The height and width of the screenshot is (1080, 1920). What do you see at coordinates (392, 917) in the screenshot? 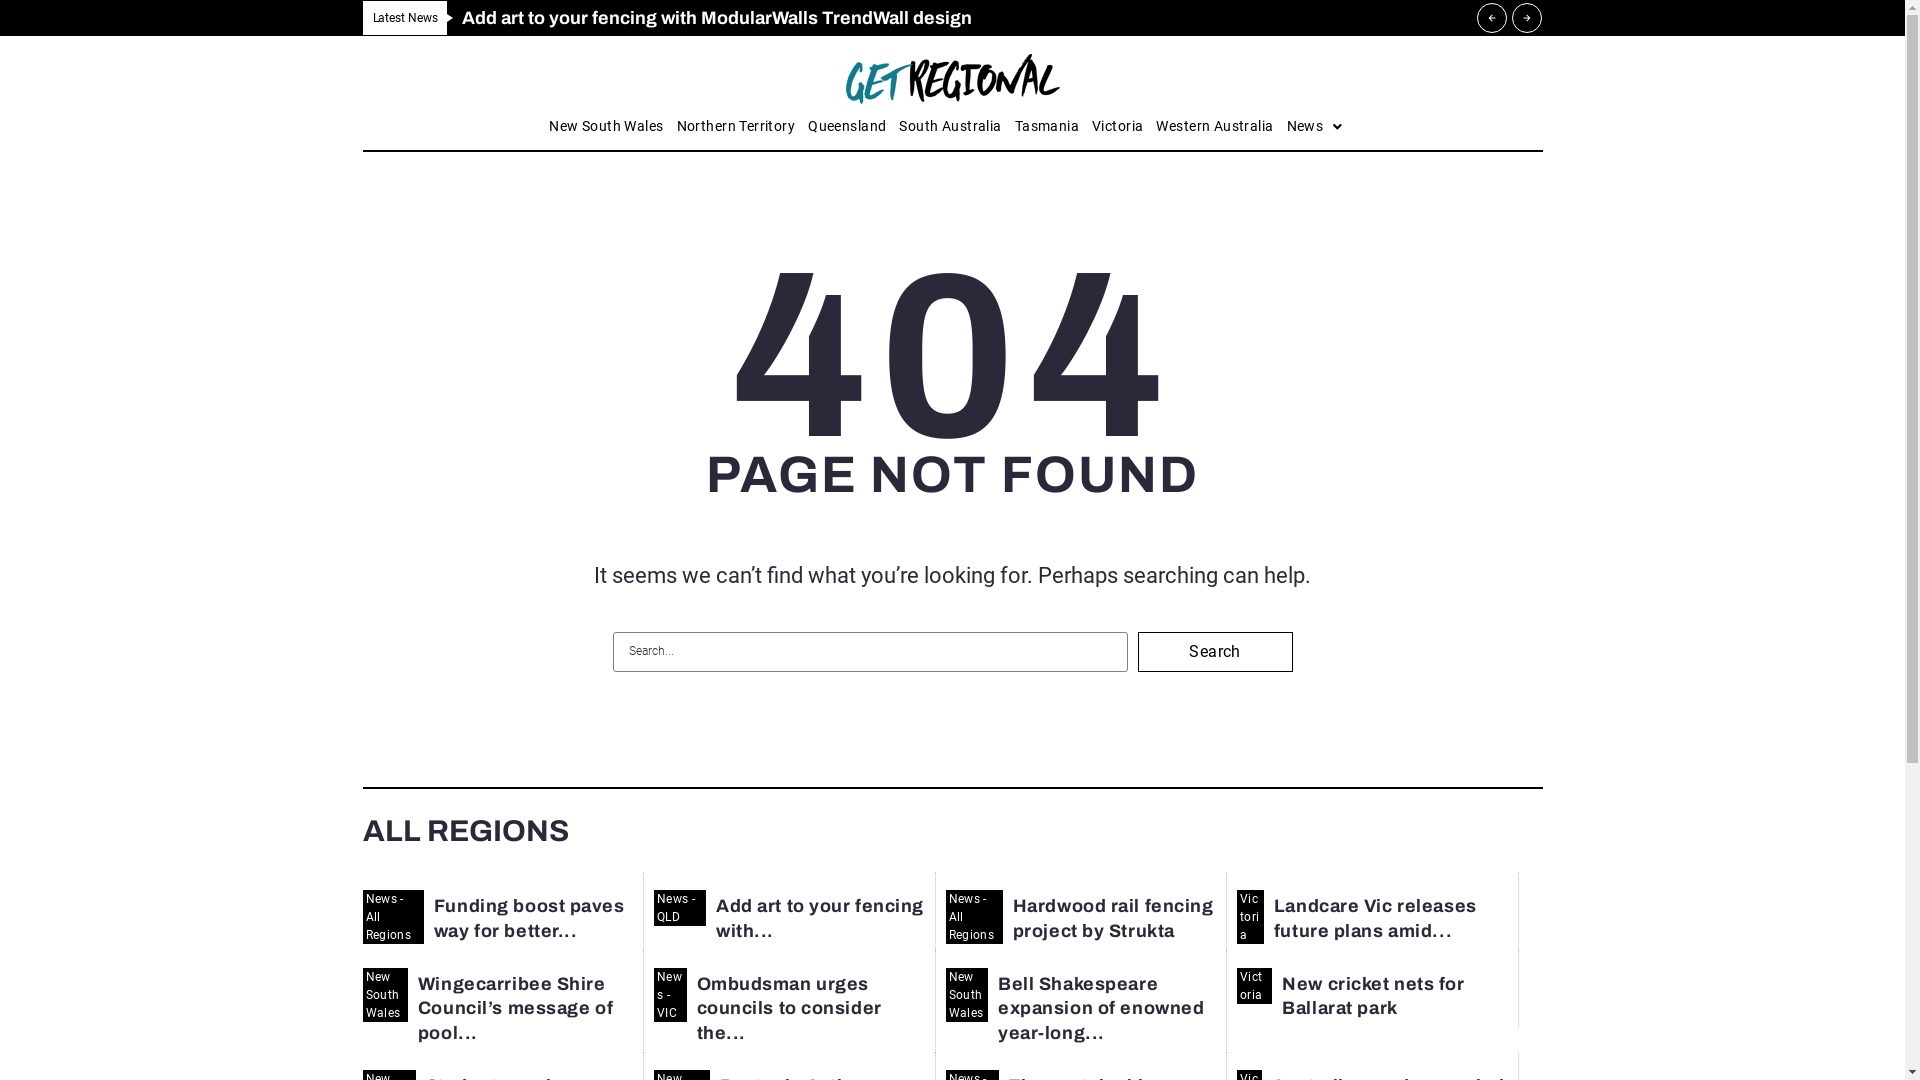
I see `'News - All Regions'` at bounding box center [392, 917].